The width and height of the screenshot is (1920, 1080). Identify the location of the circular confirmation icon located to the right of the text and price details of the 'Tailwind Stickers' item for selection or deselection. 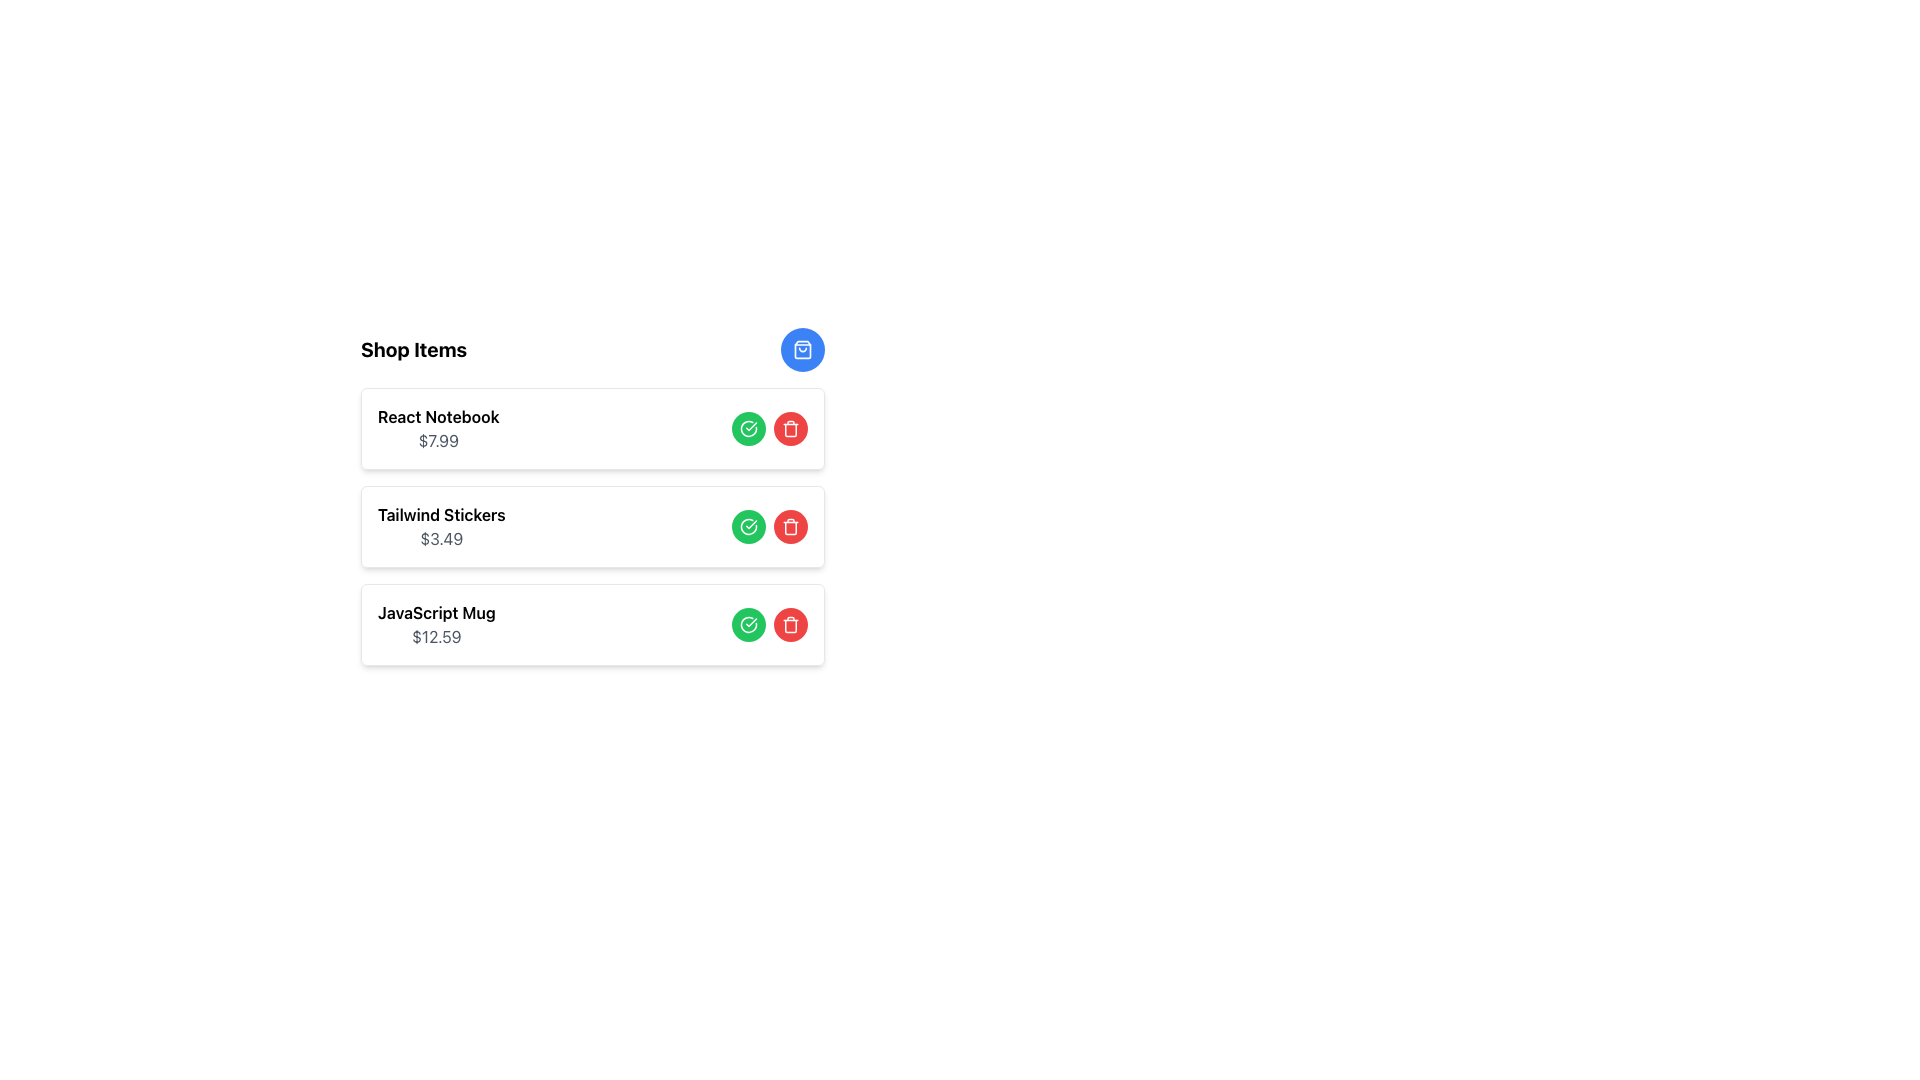
(747, 427).